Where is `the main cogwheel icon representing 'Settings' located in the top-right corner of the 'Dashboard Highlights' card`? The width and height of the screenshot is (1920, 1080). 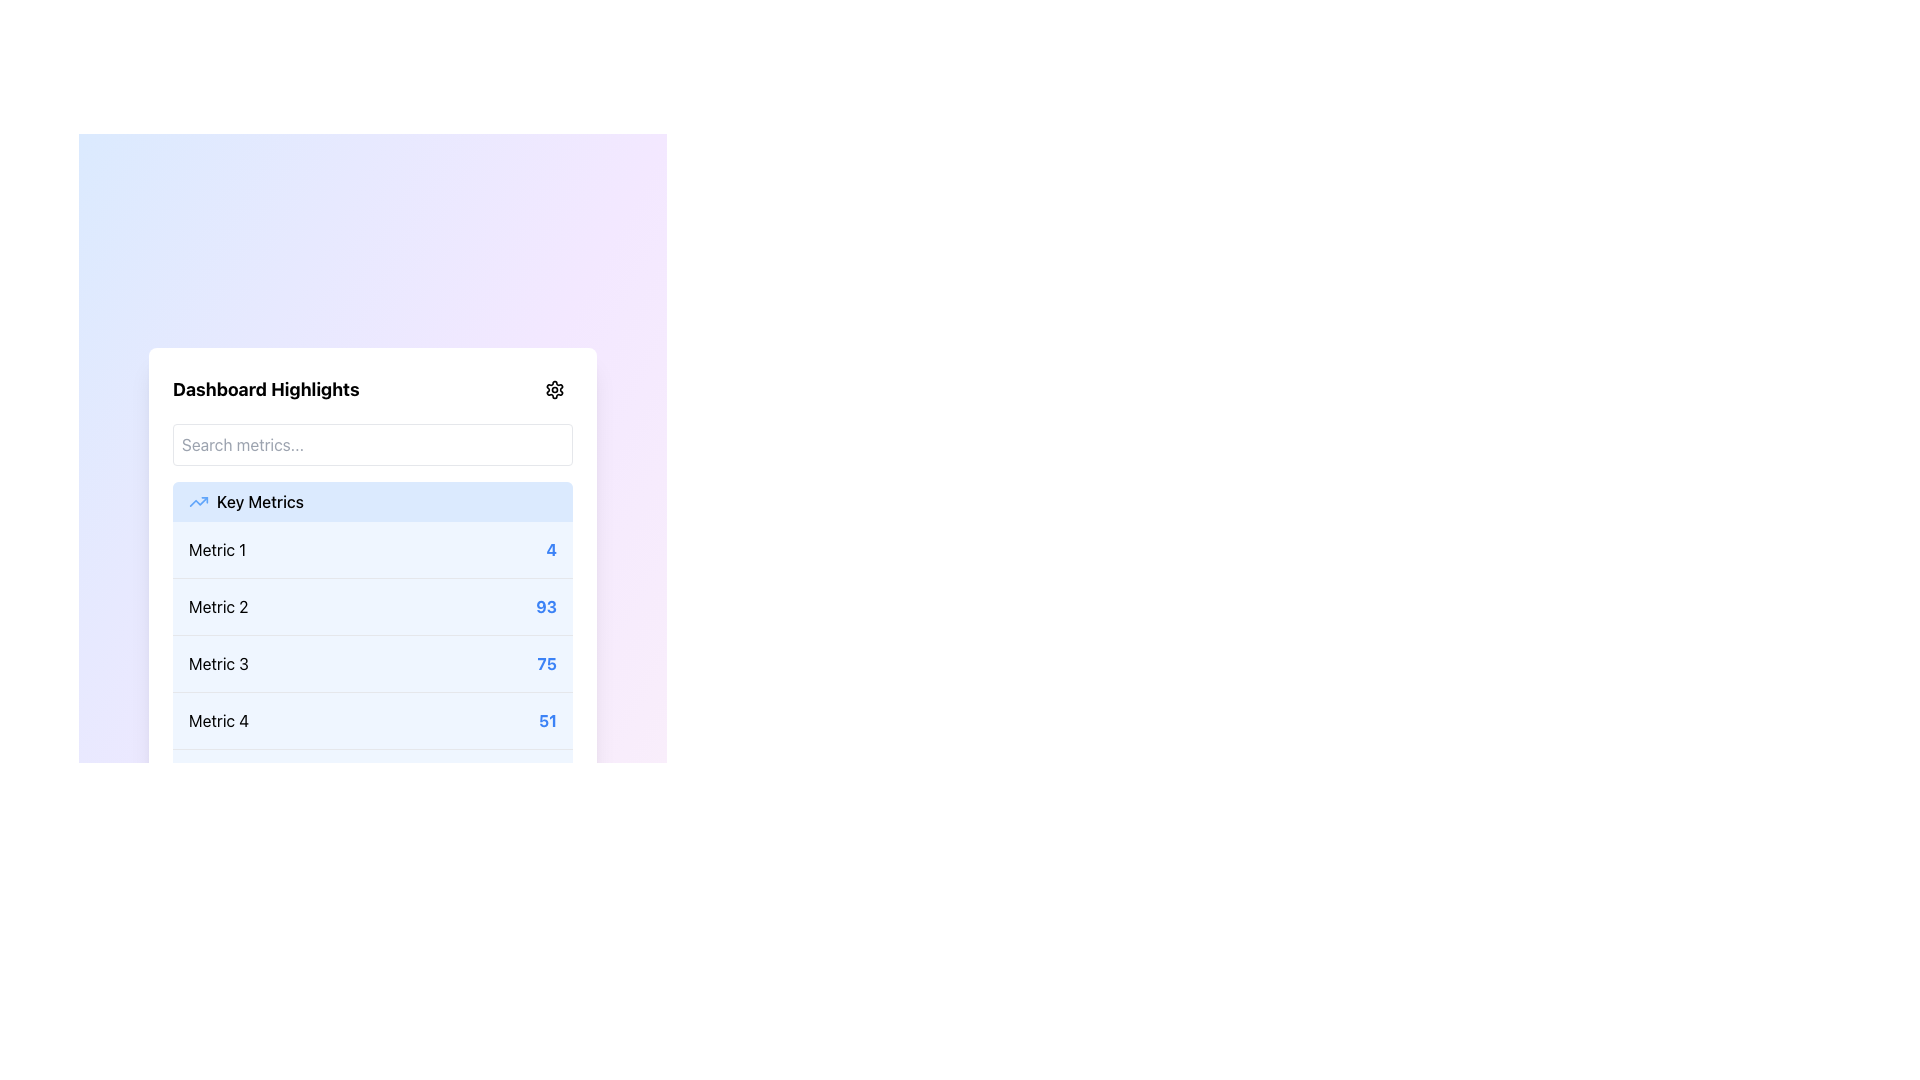
the main cogwheel icon representing 'Settings' located in the top-right corner of the 'Dashboard Highlights' card is located at coordinates (555, 389).